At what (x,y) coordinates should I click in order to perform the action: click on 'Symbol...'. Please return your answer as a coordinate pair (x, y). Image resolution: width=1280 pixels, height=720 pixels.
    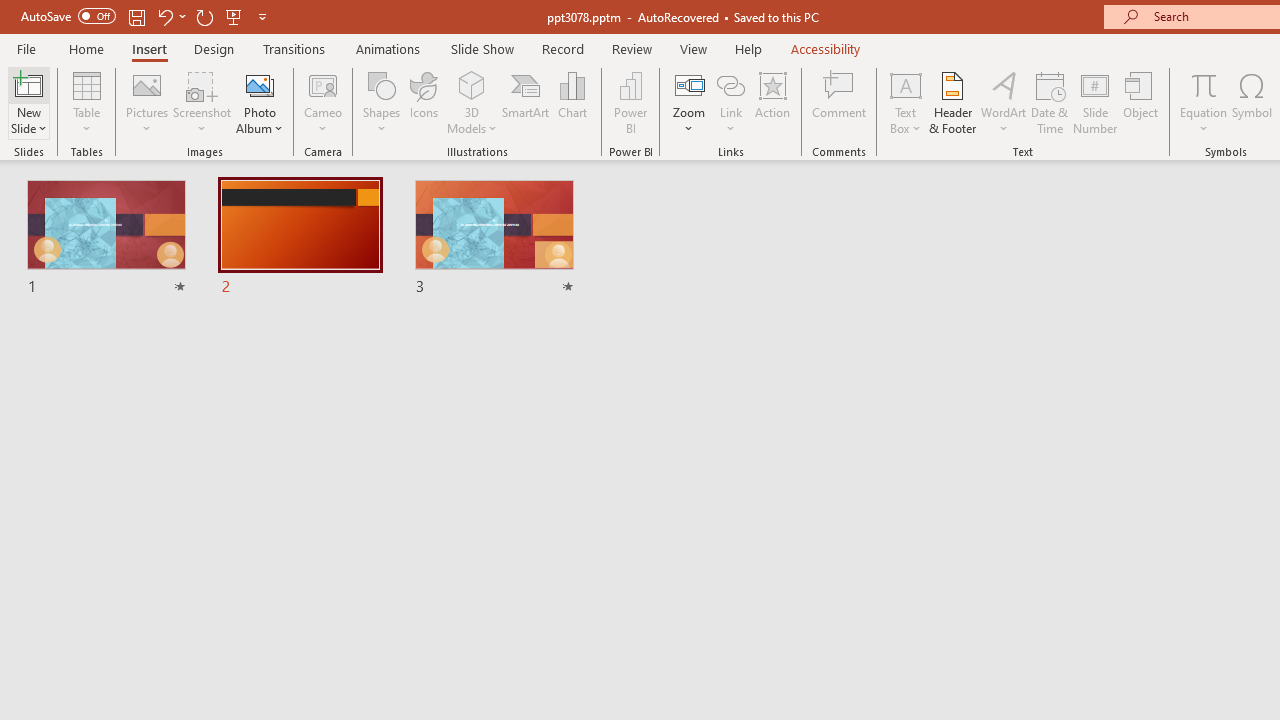
    Looking at the image, I should click on (1251, 103).